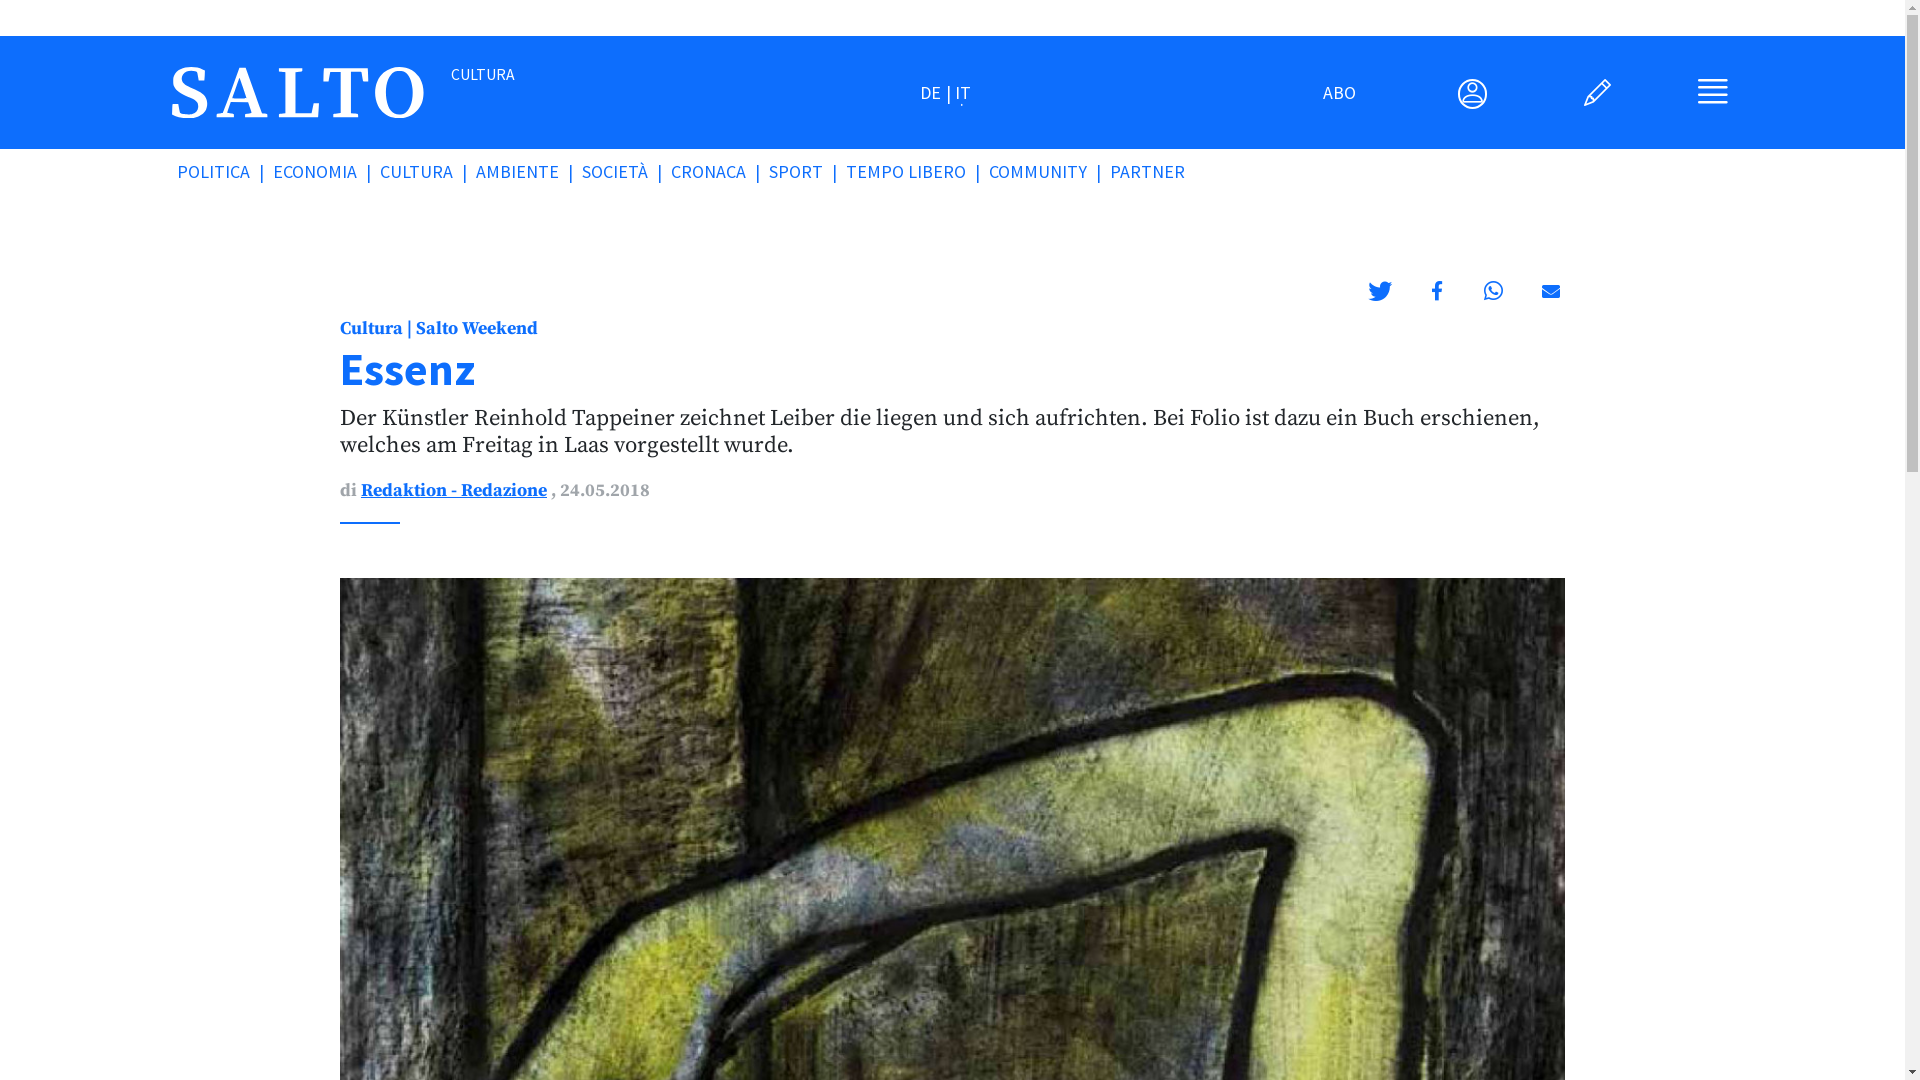  Describe the element at coordinates (671, 170) in the screenshot. I see `'CRONACA'` at that location.